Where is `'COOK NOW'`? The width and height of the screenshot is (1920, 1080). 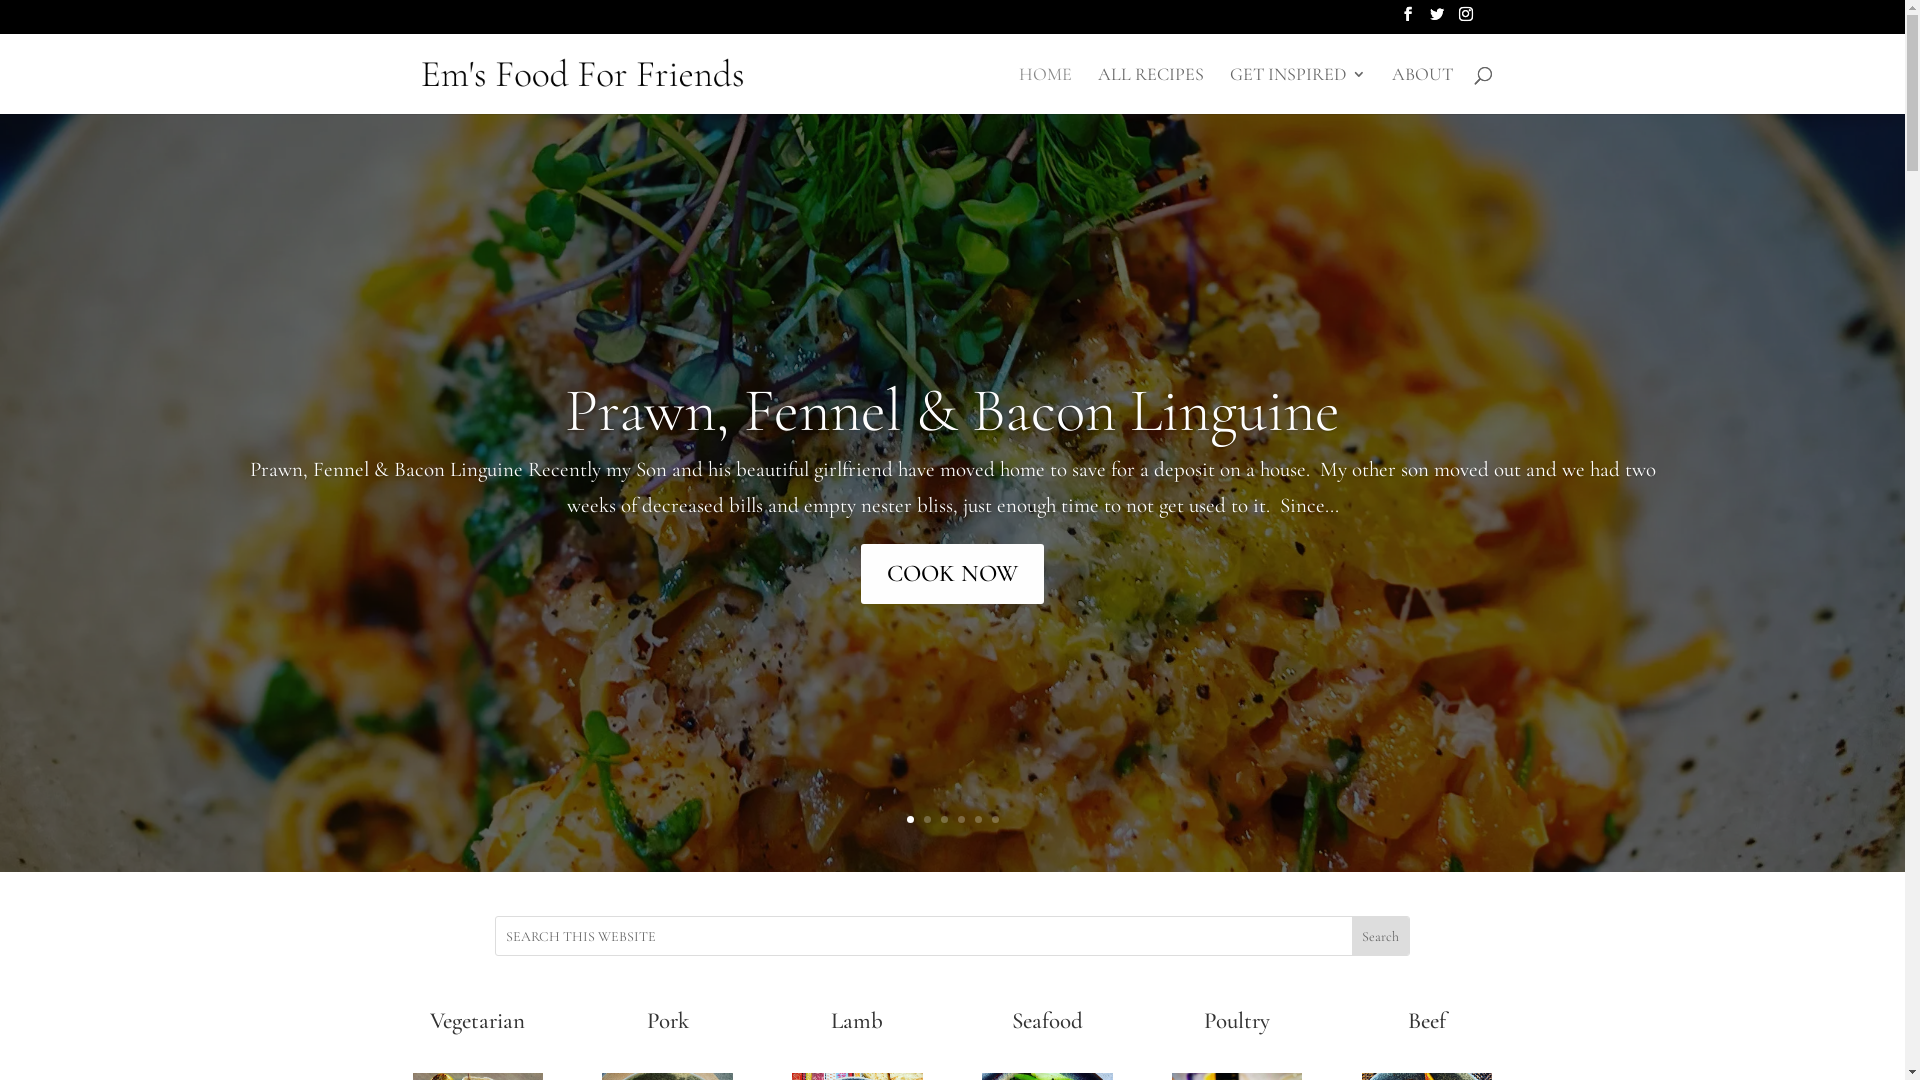
'COOK NOW' is located at coordinates (951, 573).